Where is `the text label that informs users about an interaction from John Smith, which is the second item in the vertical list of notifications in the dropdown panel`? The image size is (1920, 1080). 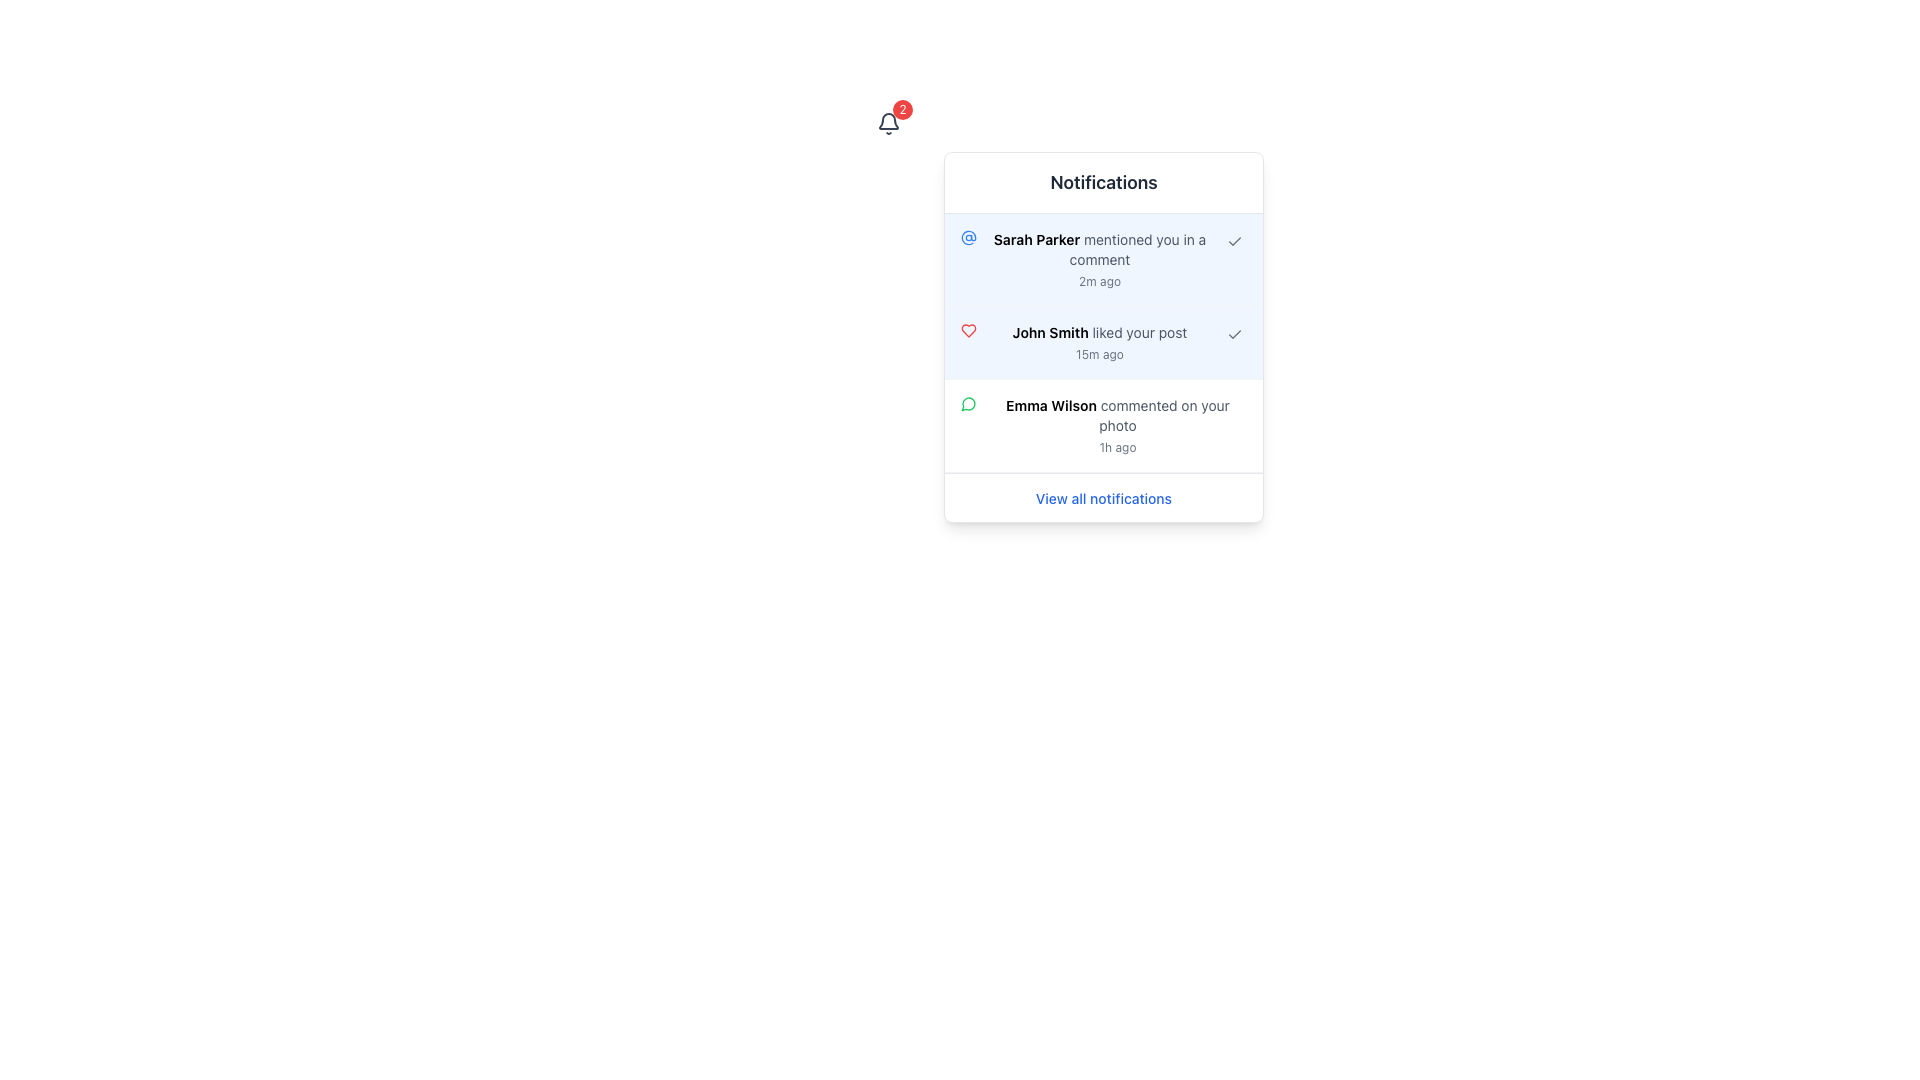 the text label that informs users about an interaction from John Smith, which is the second item in the vertical list of notifications in the dropdown panel is located at coordinates (1098, 342).